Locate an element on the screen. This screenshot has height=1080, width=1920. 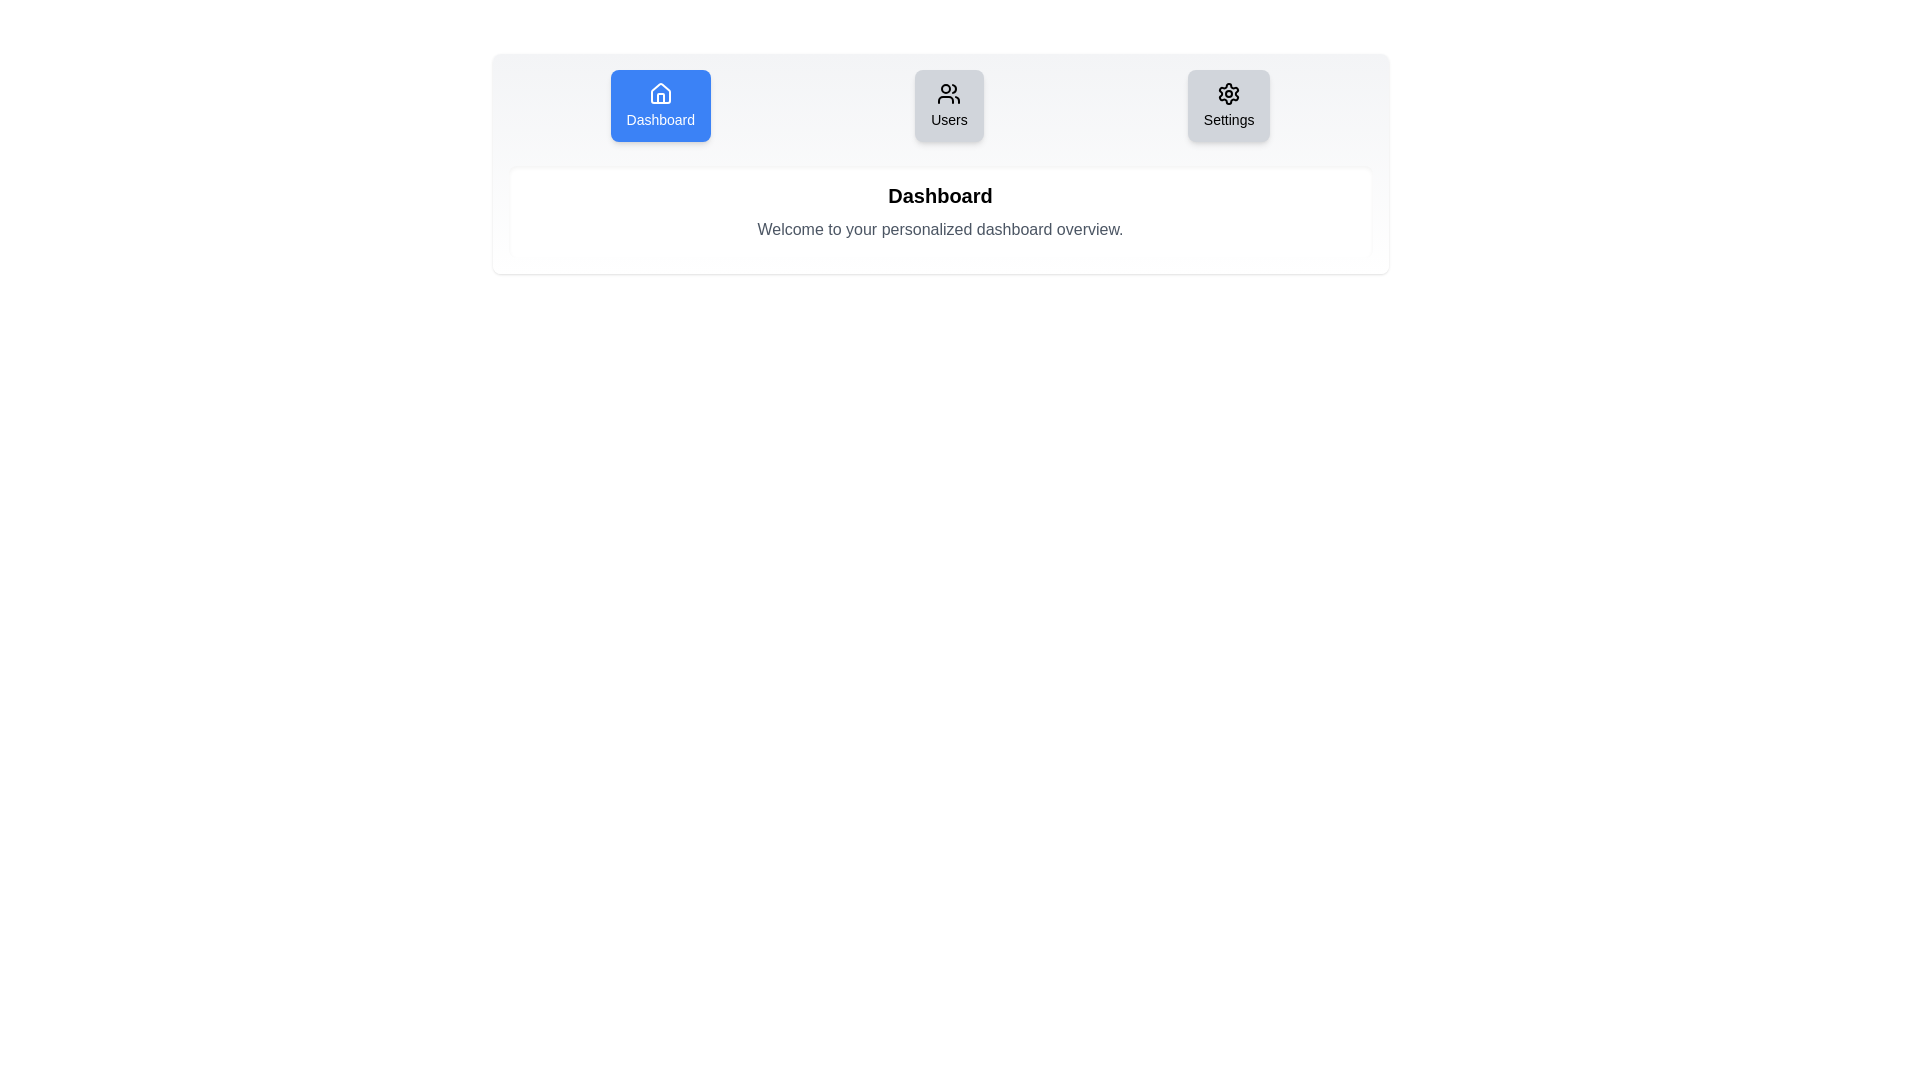
the Users tab by clicking on it is located at coordinates (948, 105).